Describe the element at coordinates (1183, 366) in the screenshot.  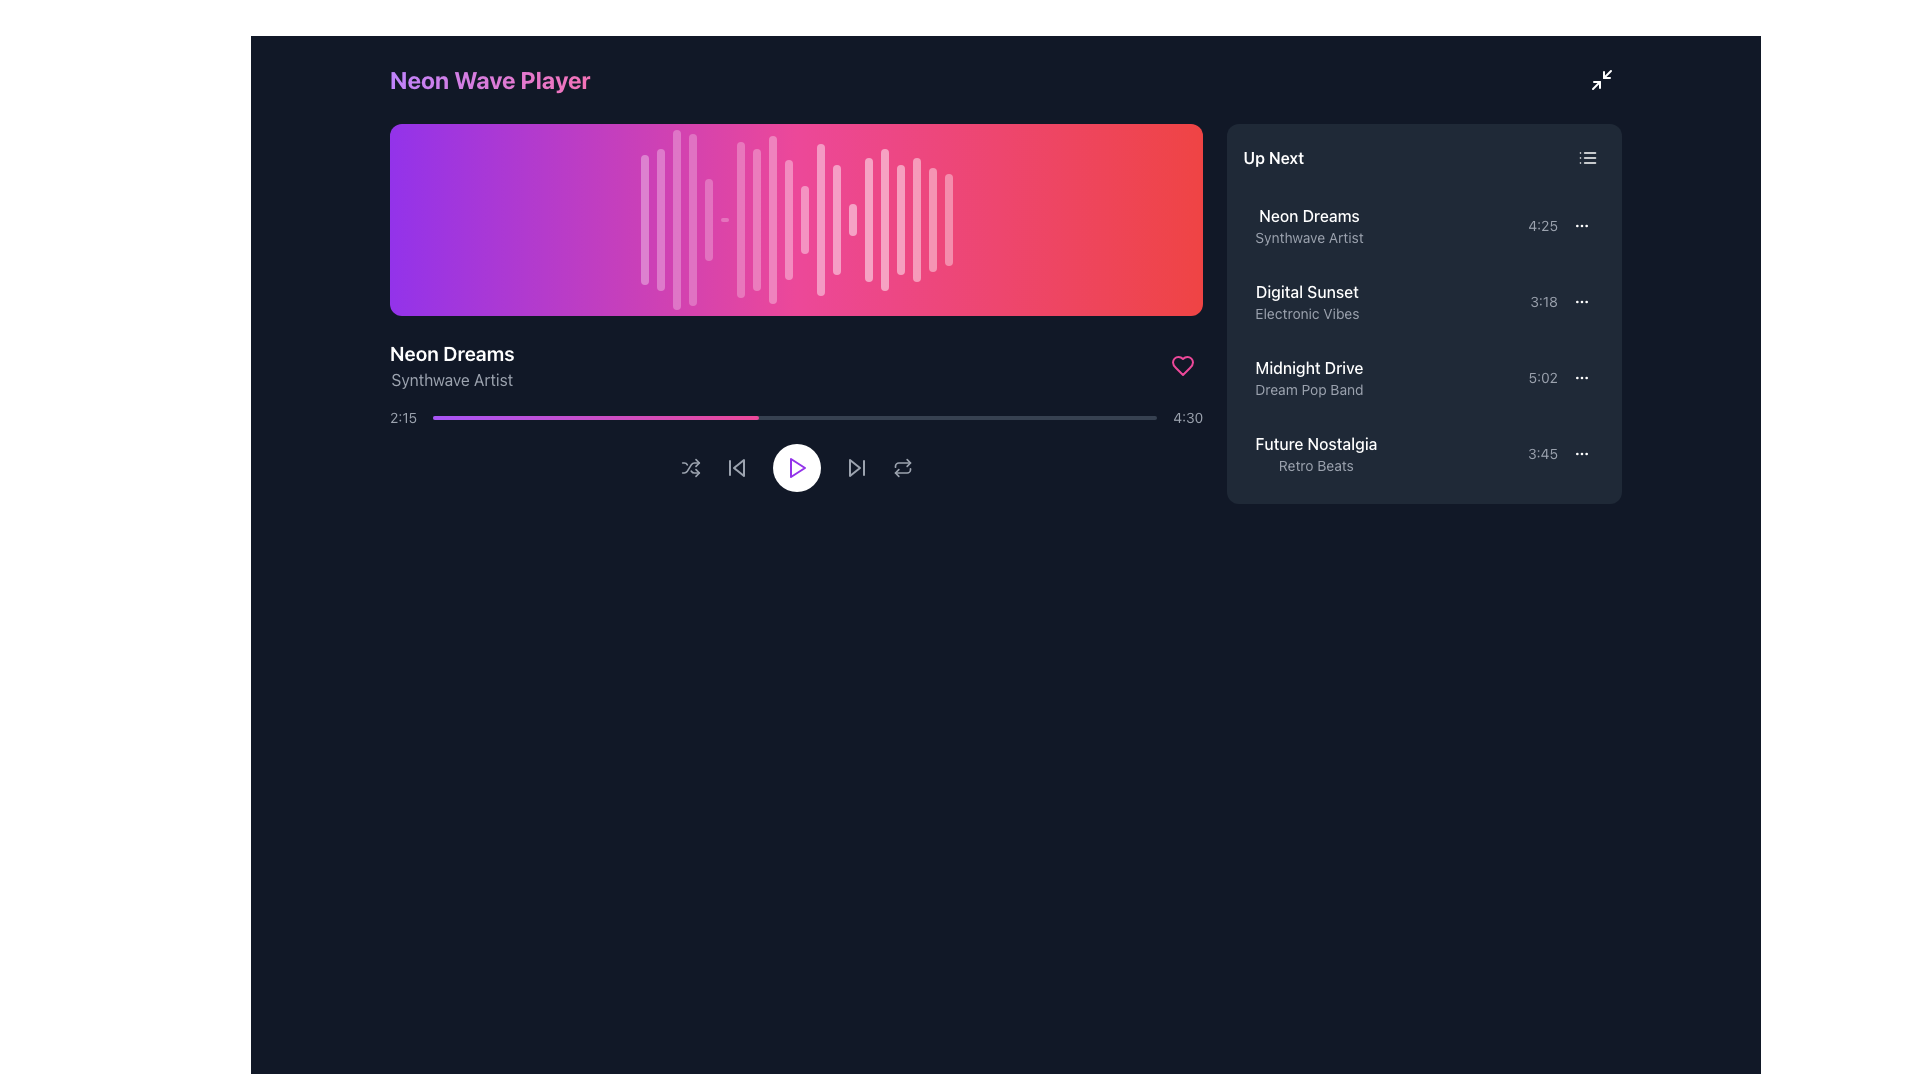
I see `the heart icon located to the immediate right of the progress bar to like or mark the track as favorite` at that location.